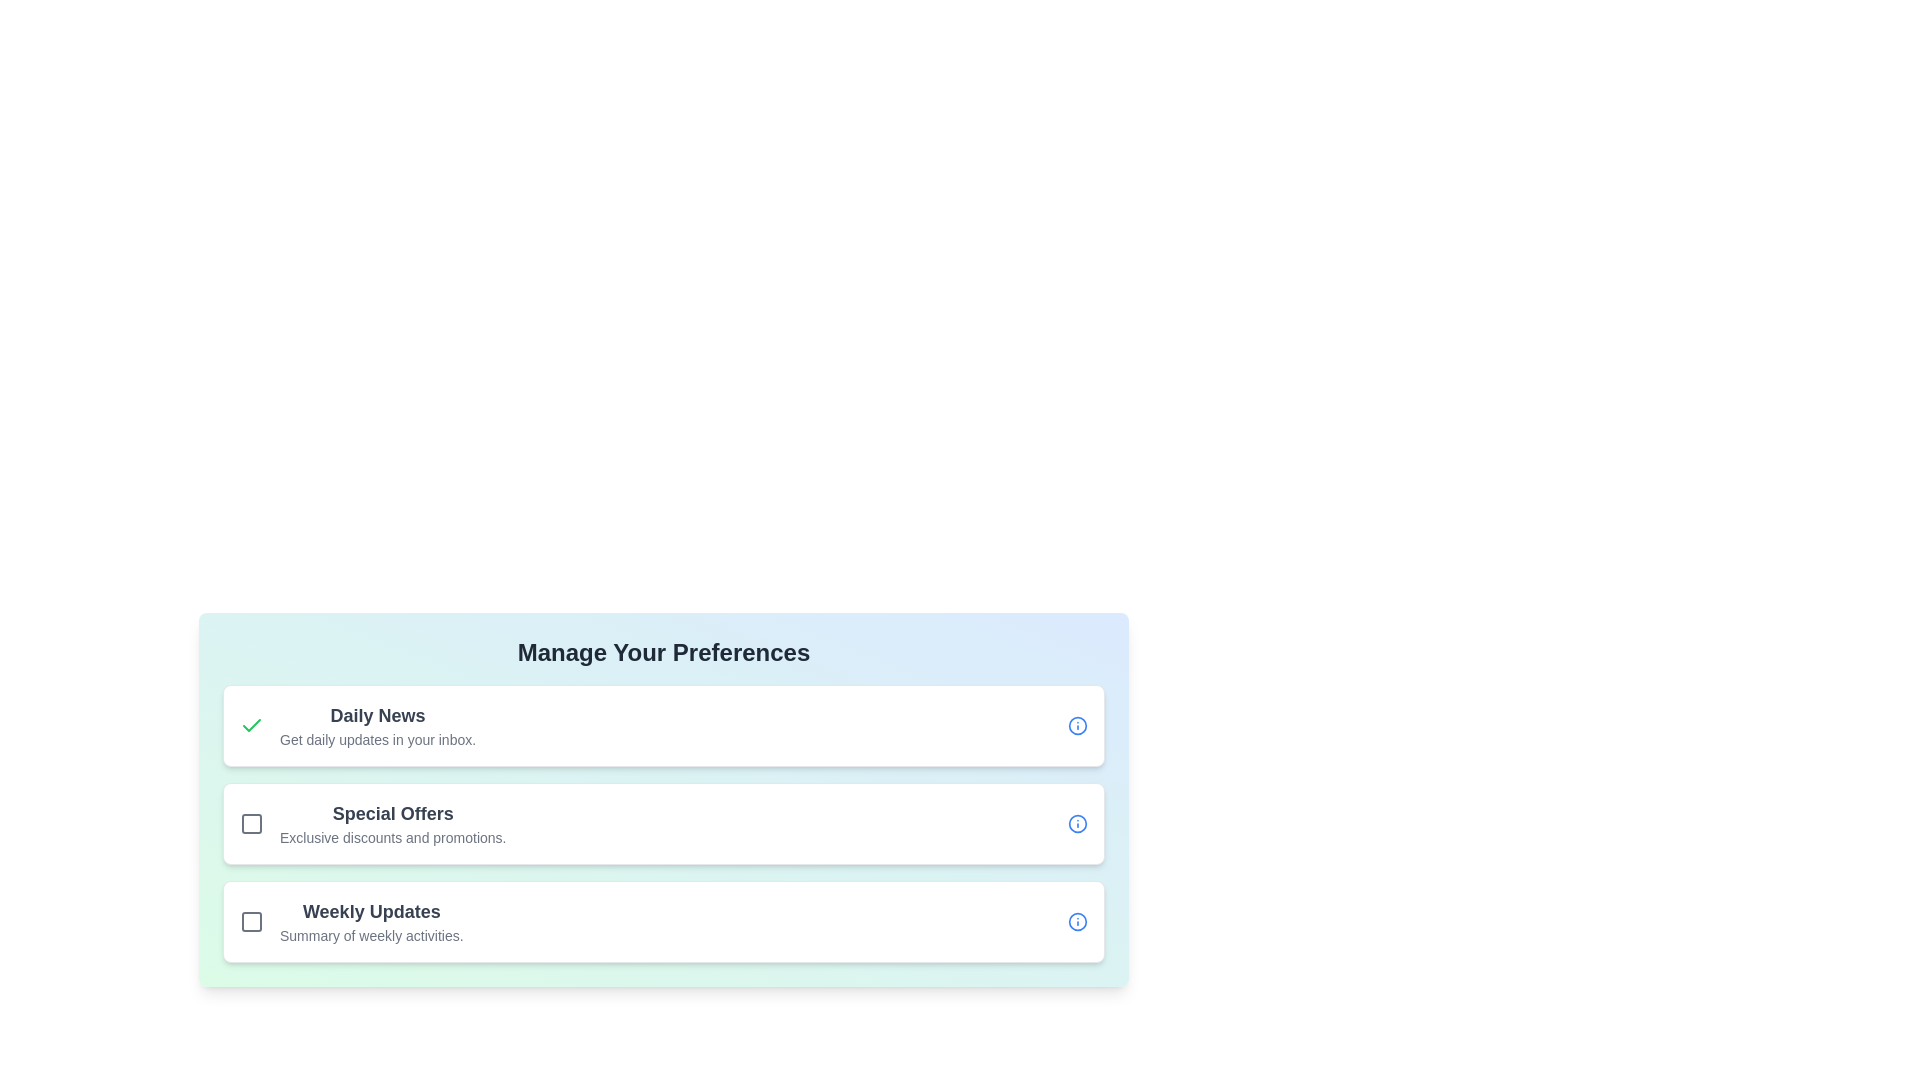 The image size is (1920, 1080). Describe the element at coordinates (378, 740) in the screenshot. I see `the text label that reads 'Get daily updates in your inbox.' located under the 'Daily News' heading in the 'Manage Your Preferences' section` at that location.